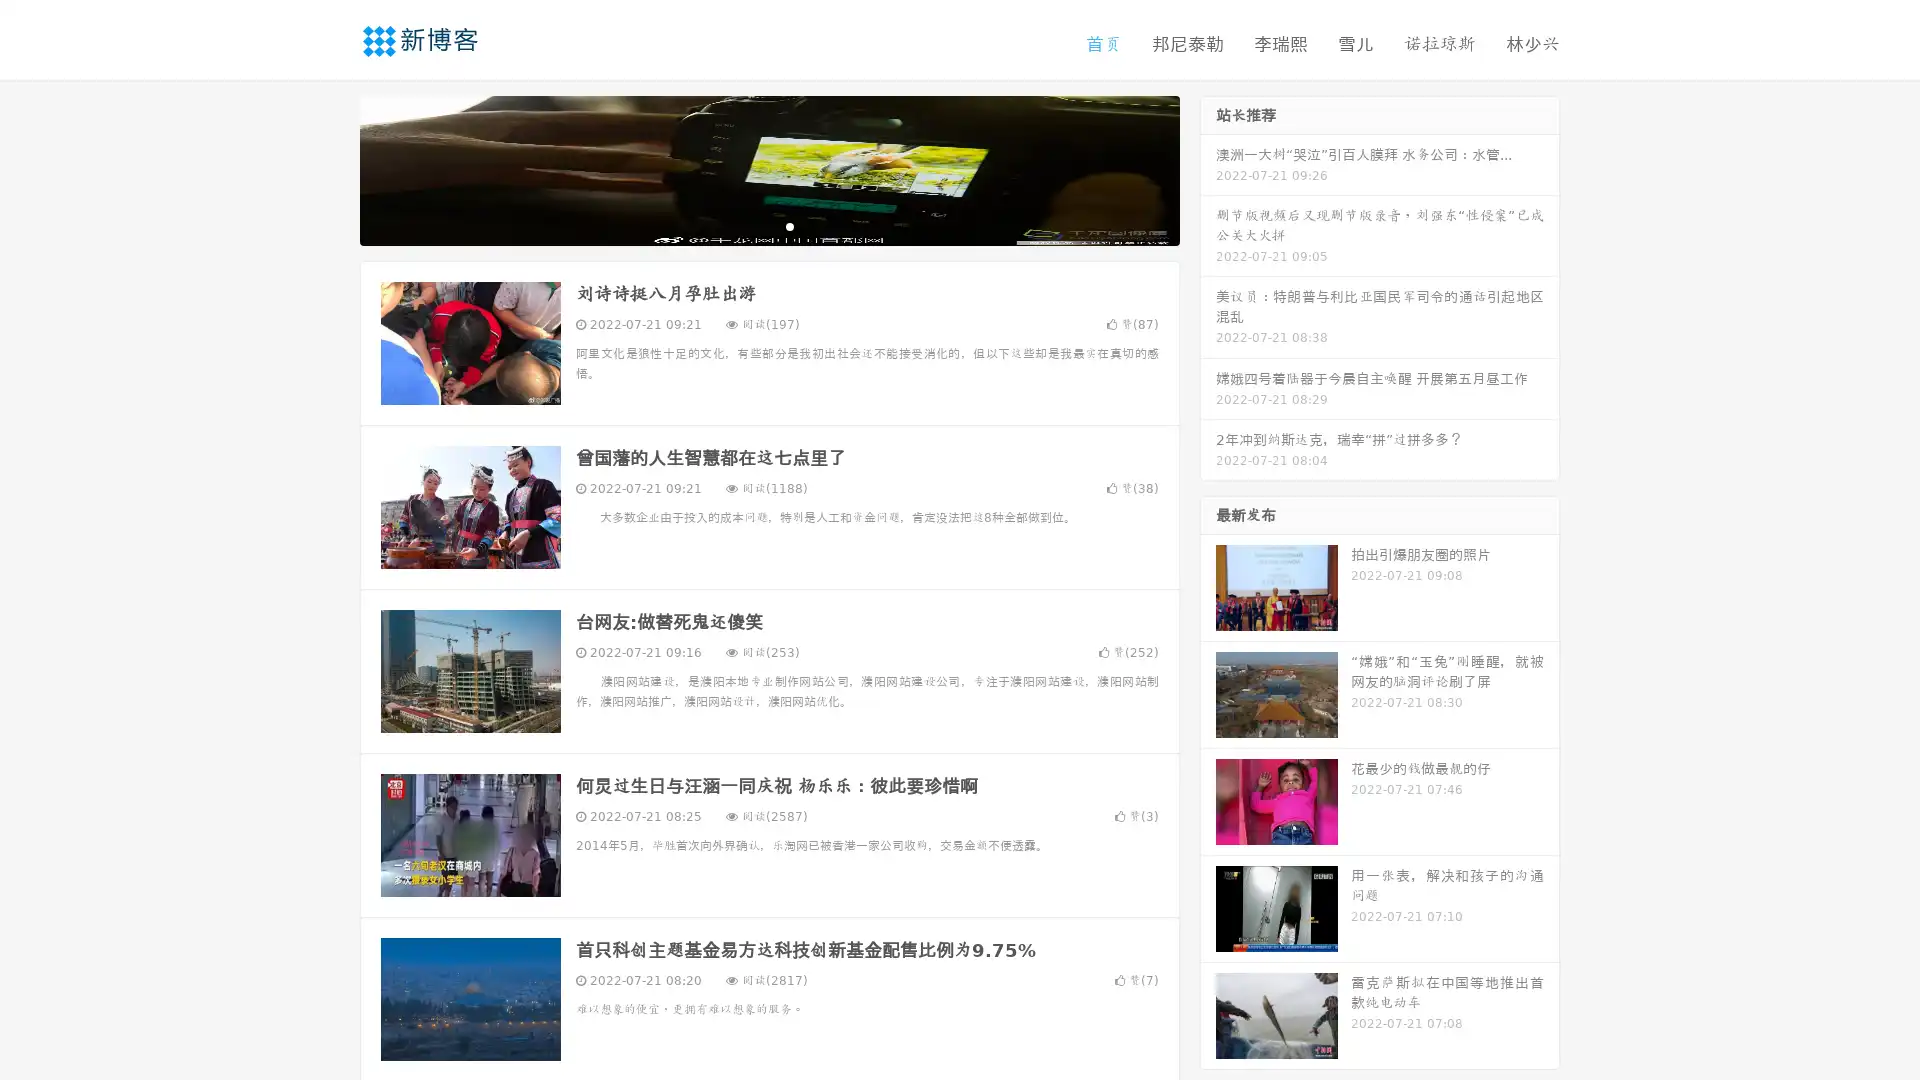 The width and height of the screenshot is (1920, 1080). What do you see at coordinates (1208, 168) in the screenshot?
I see `Next slide` at bounding box center [1208, 168].